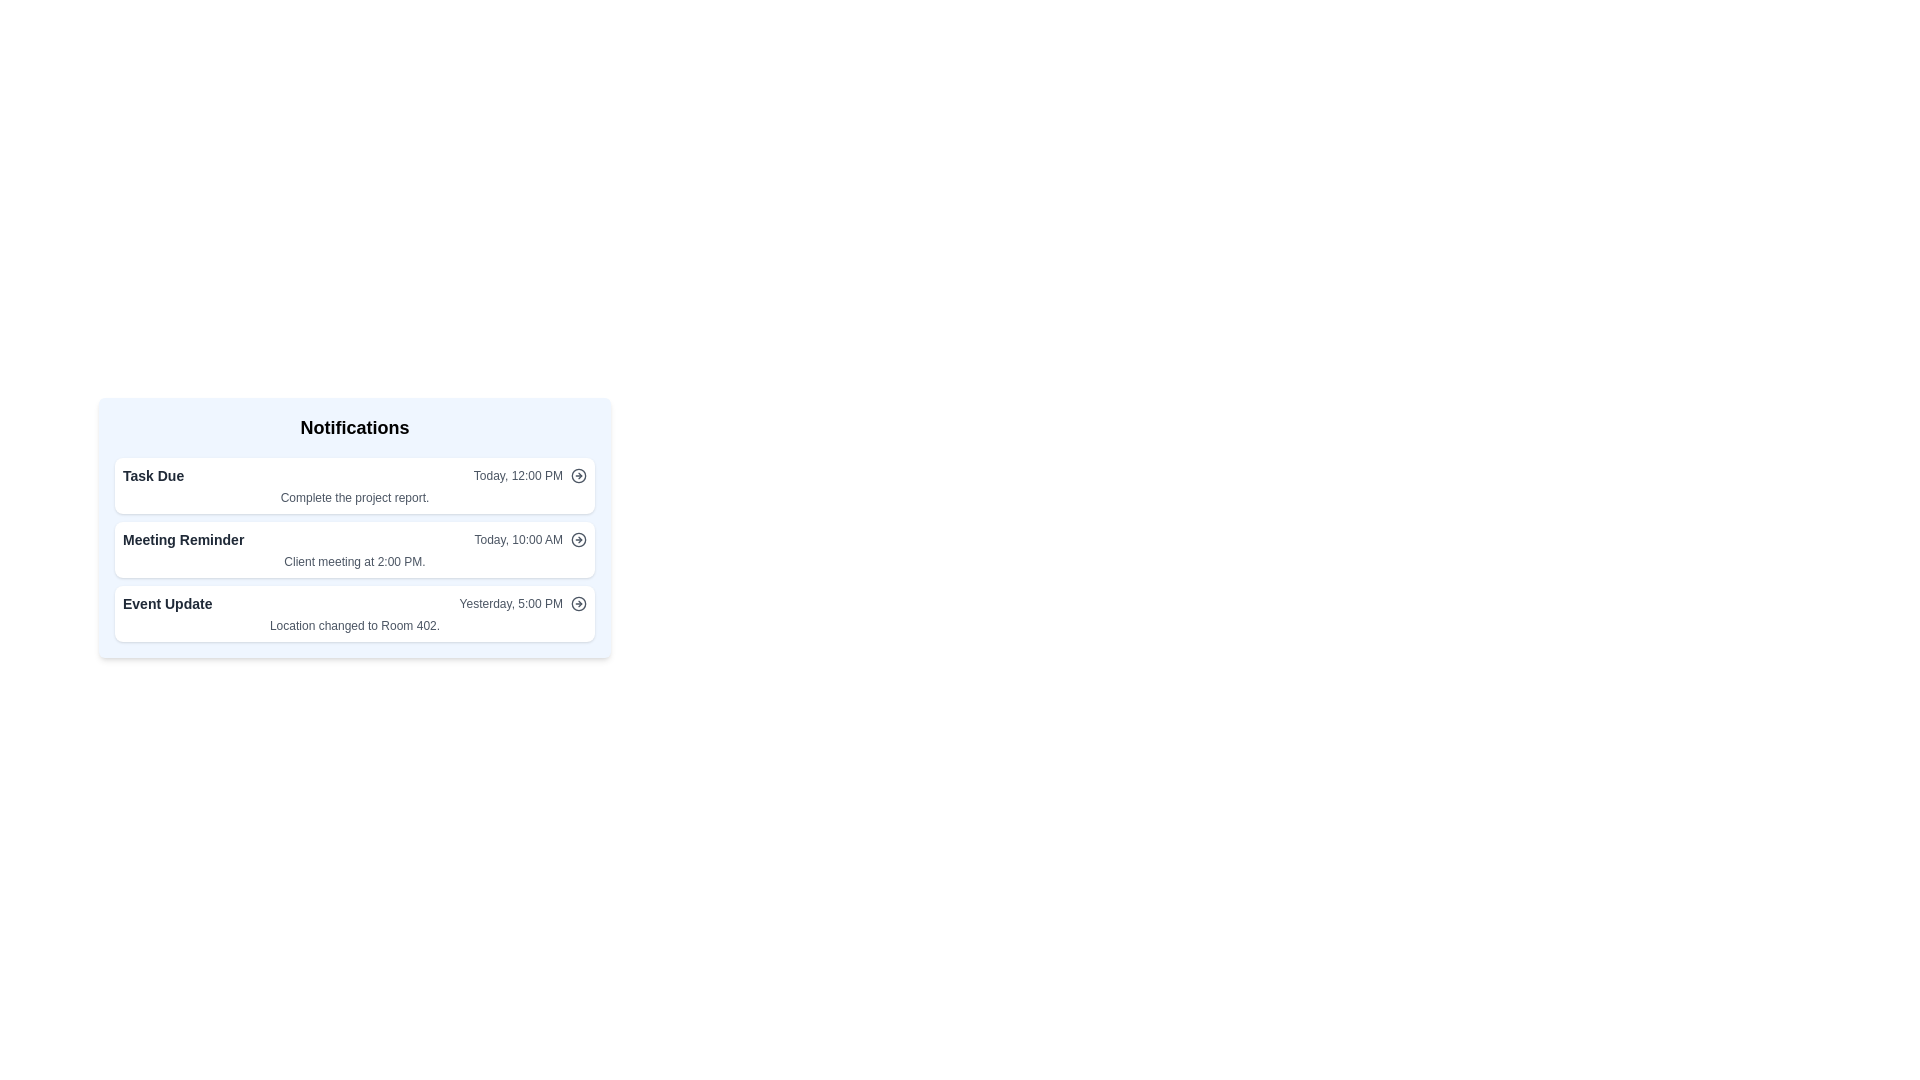  I want to click on the text label displaying 'Yesterday, 5:00 PM' in the notifications section, which is the rightmost component of the 'Event Update' notification entry, so click(511, 603).